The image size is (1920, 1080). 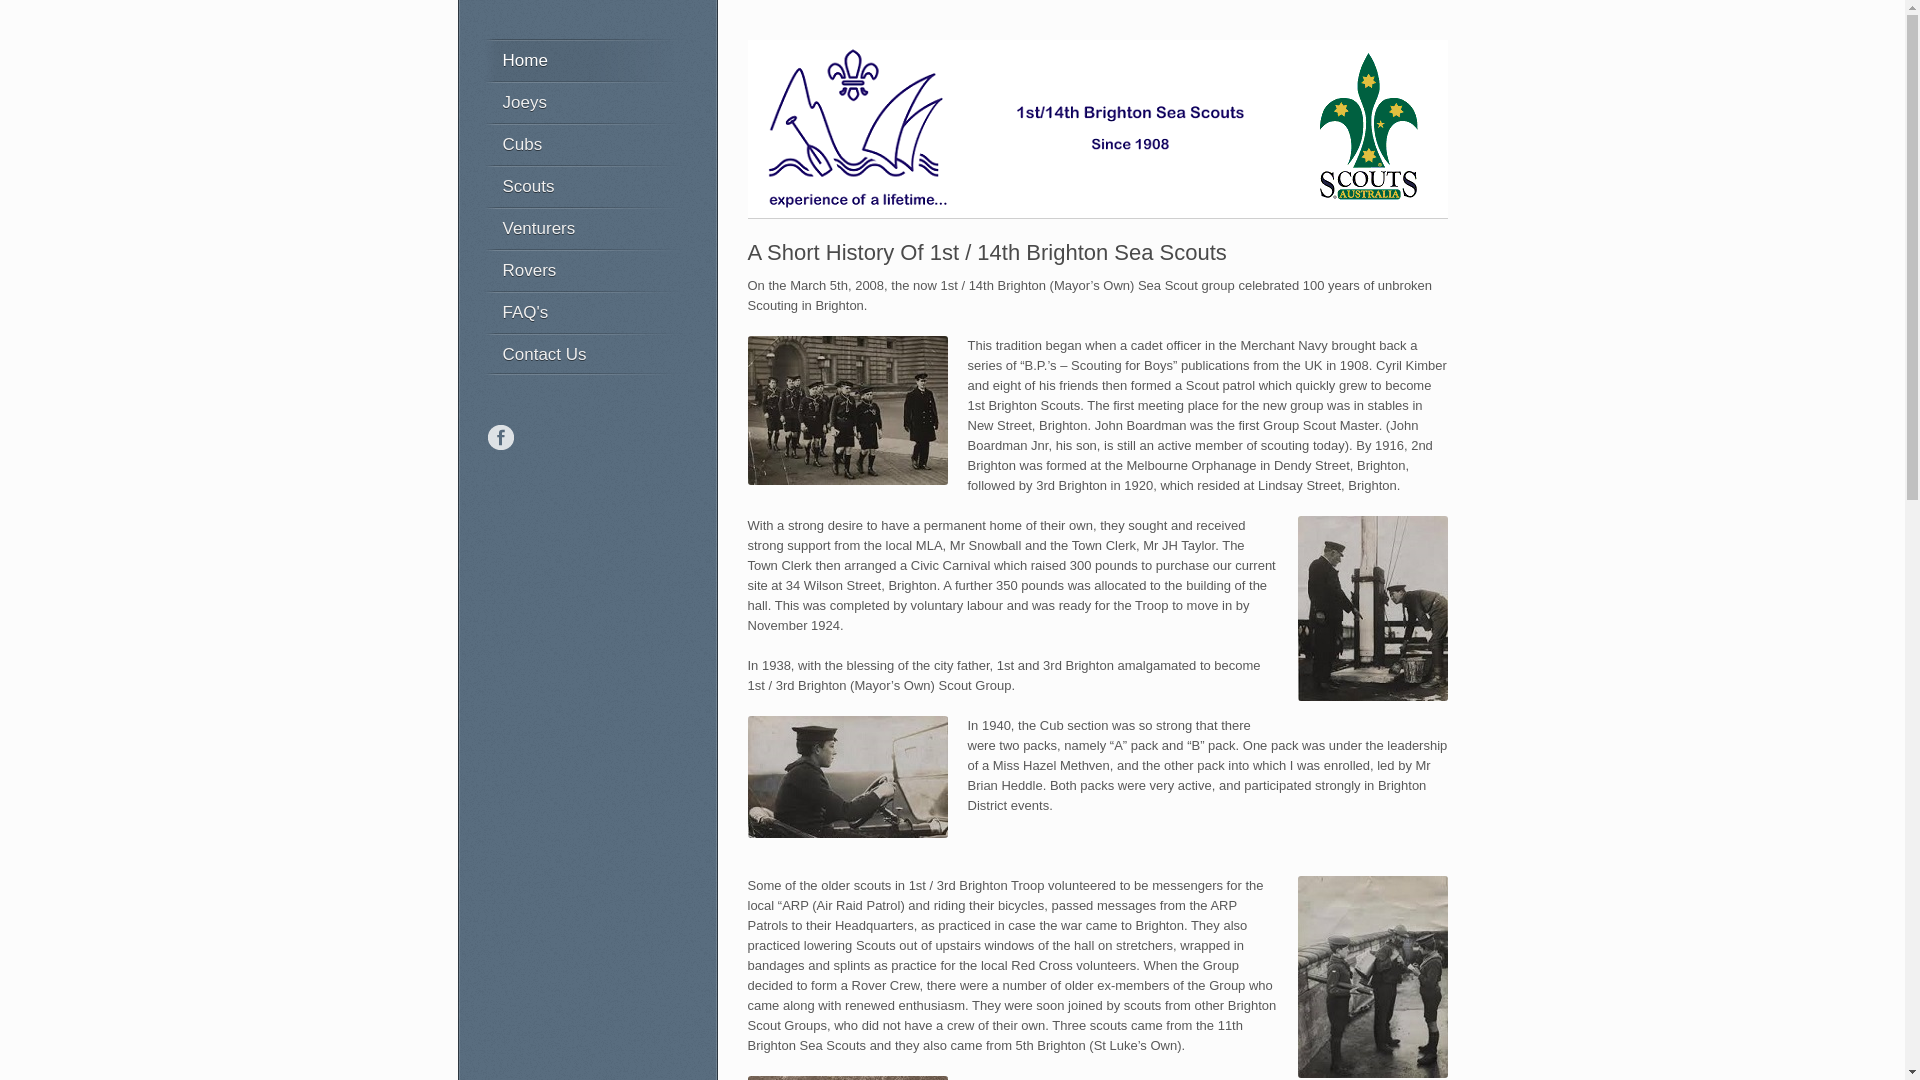 I want to click on 'Rovers', so click(x=481, y=270).